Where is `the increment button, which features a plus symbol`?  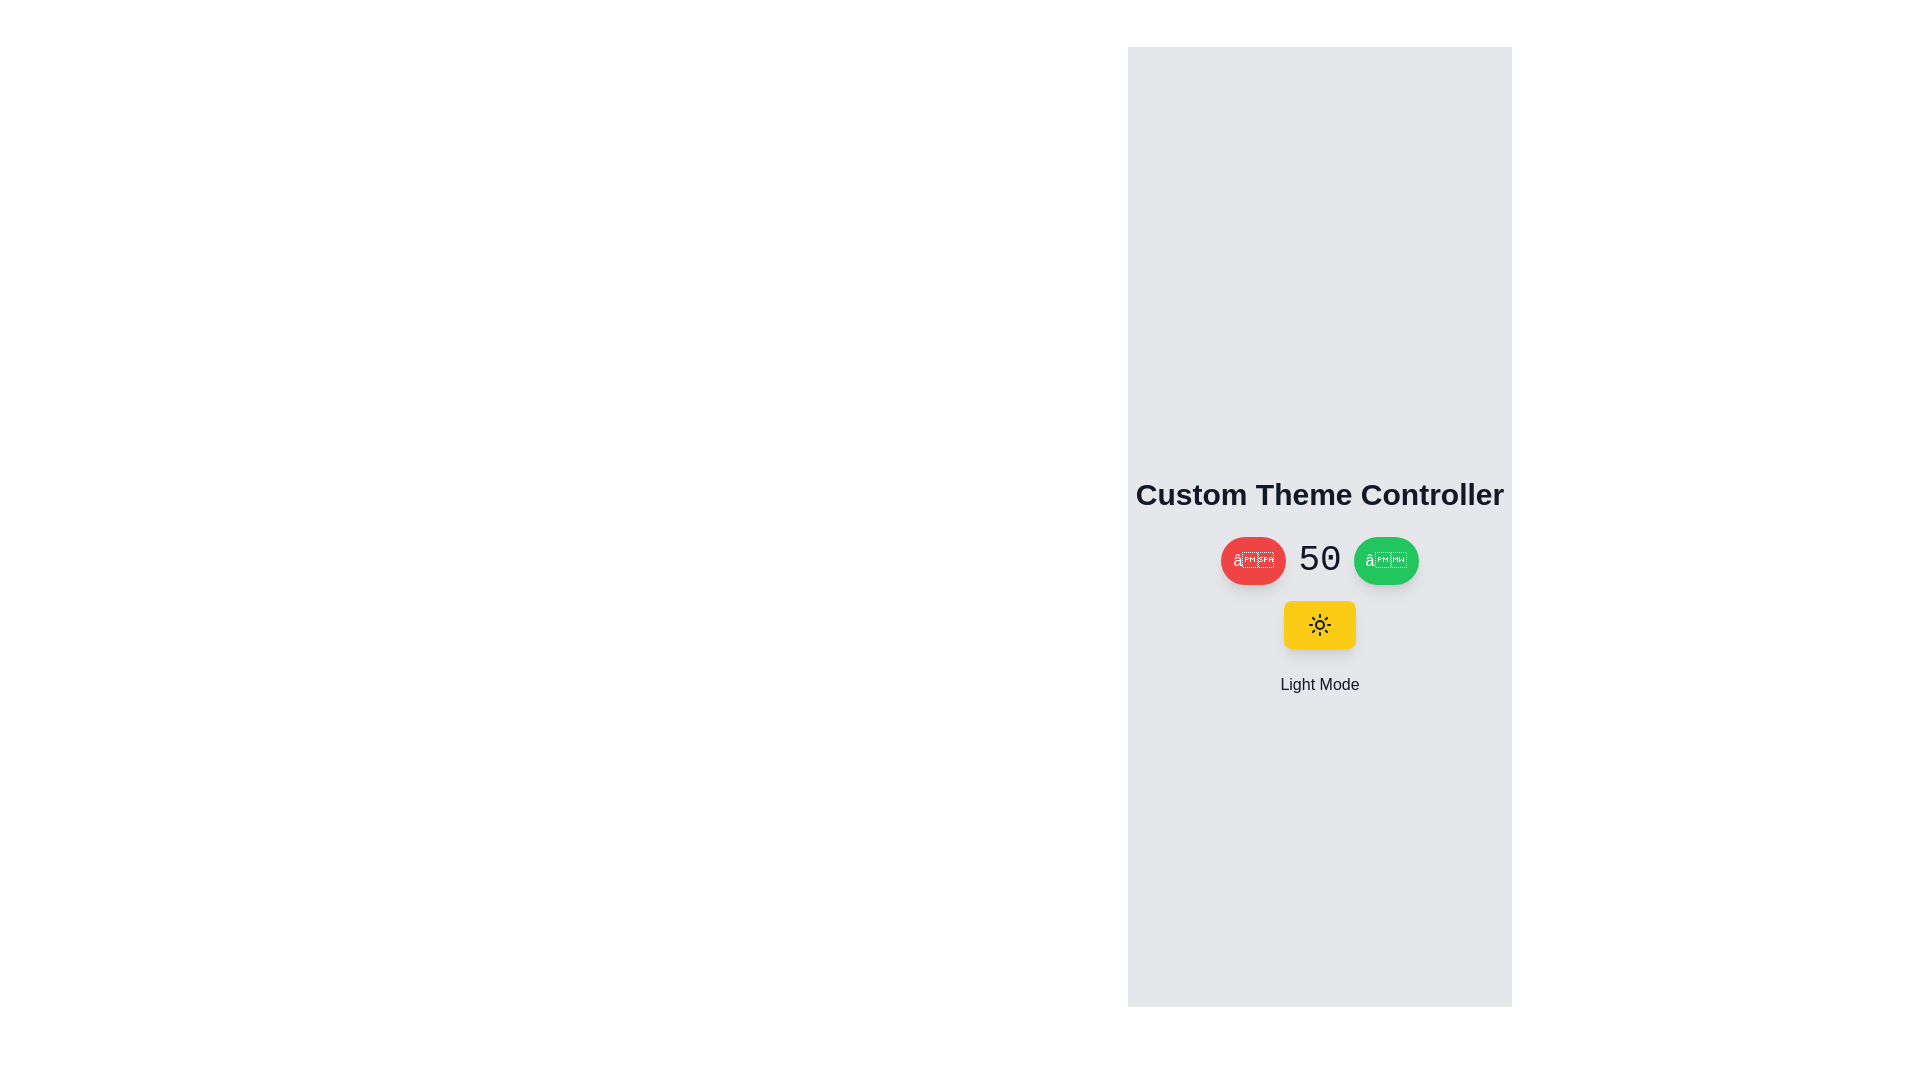 the increment button, which features a plus symbol is located at coordinates (1385, 560).